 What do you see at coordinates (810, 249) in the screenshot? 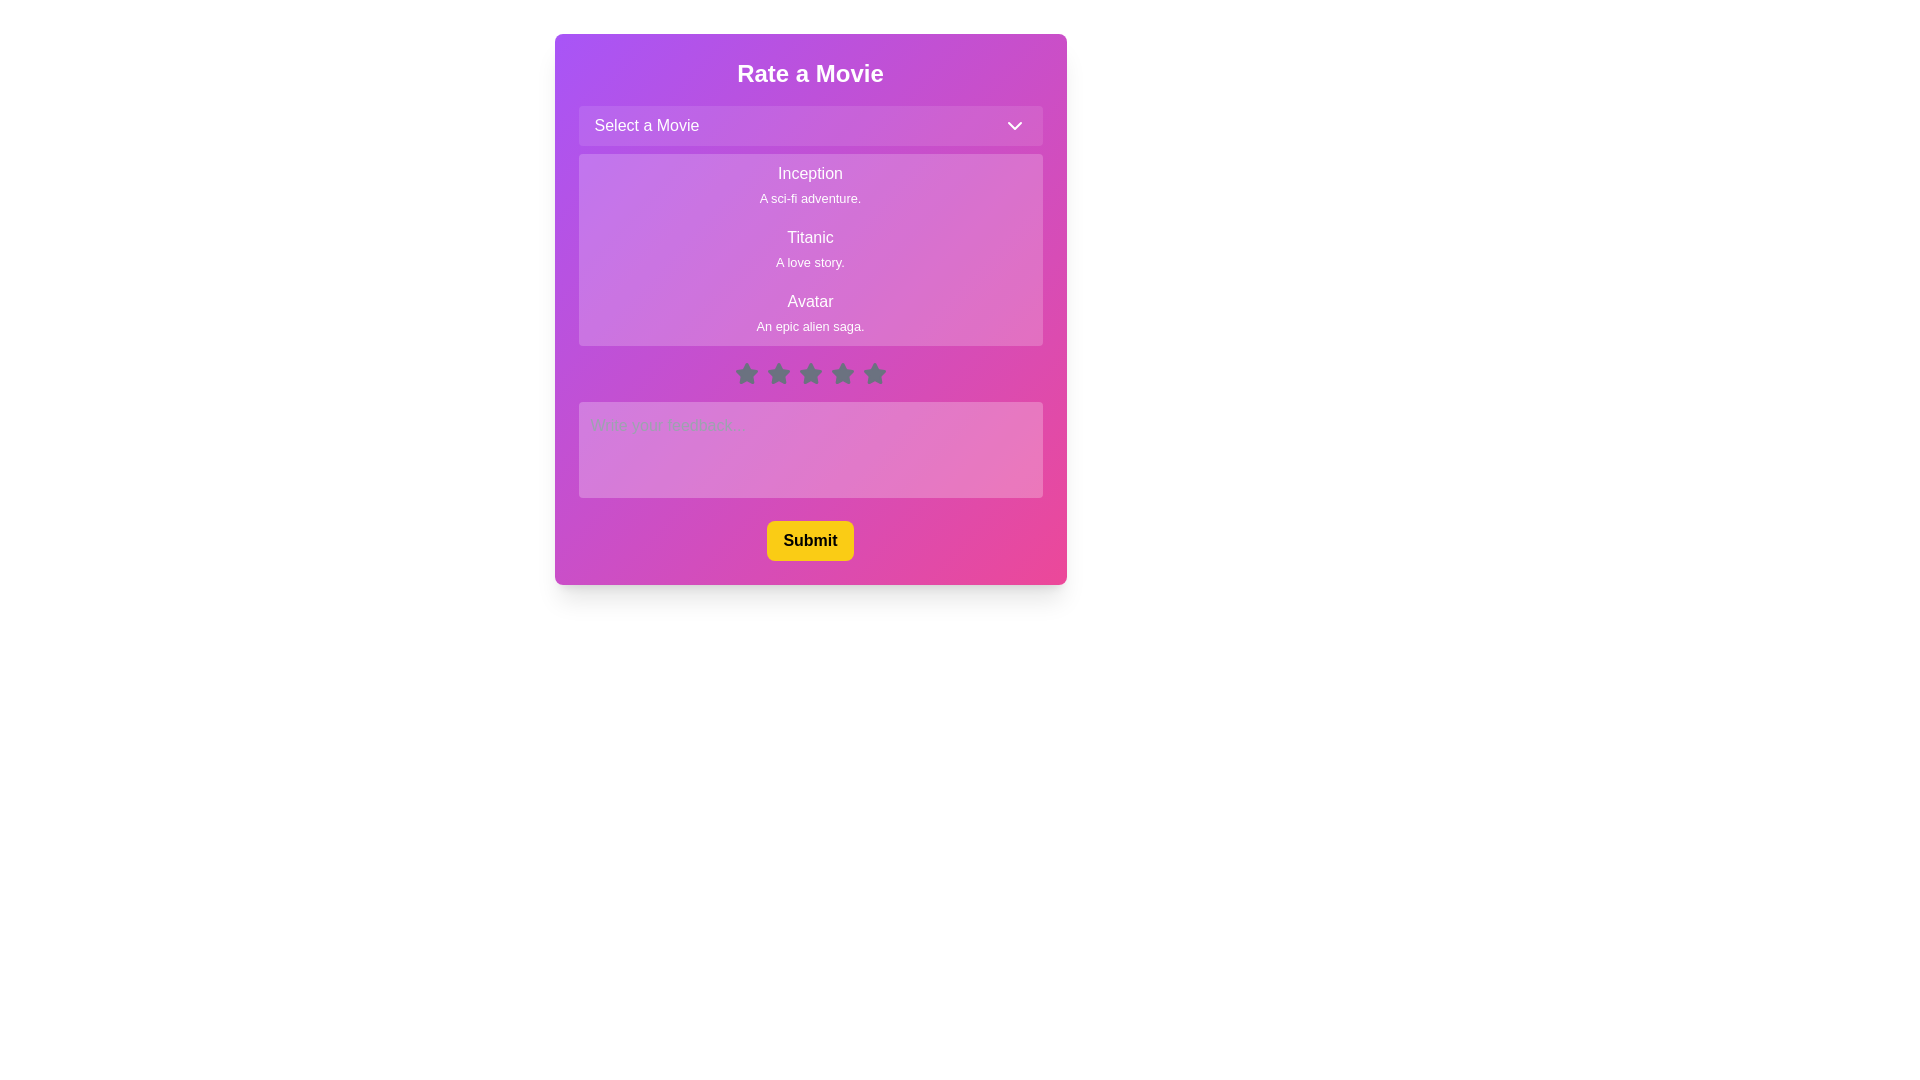
I see `to select the movie option that is the second entry in a vertical list, positioned between 'Inception' and 'Avatar'` at bounding box center [810, 249].